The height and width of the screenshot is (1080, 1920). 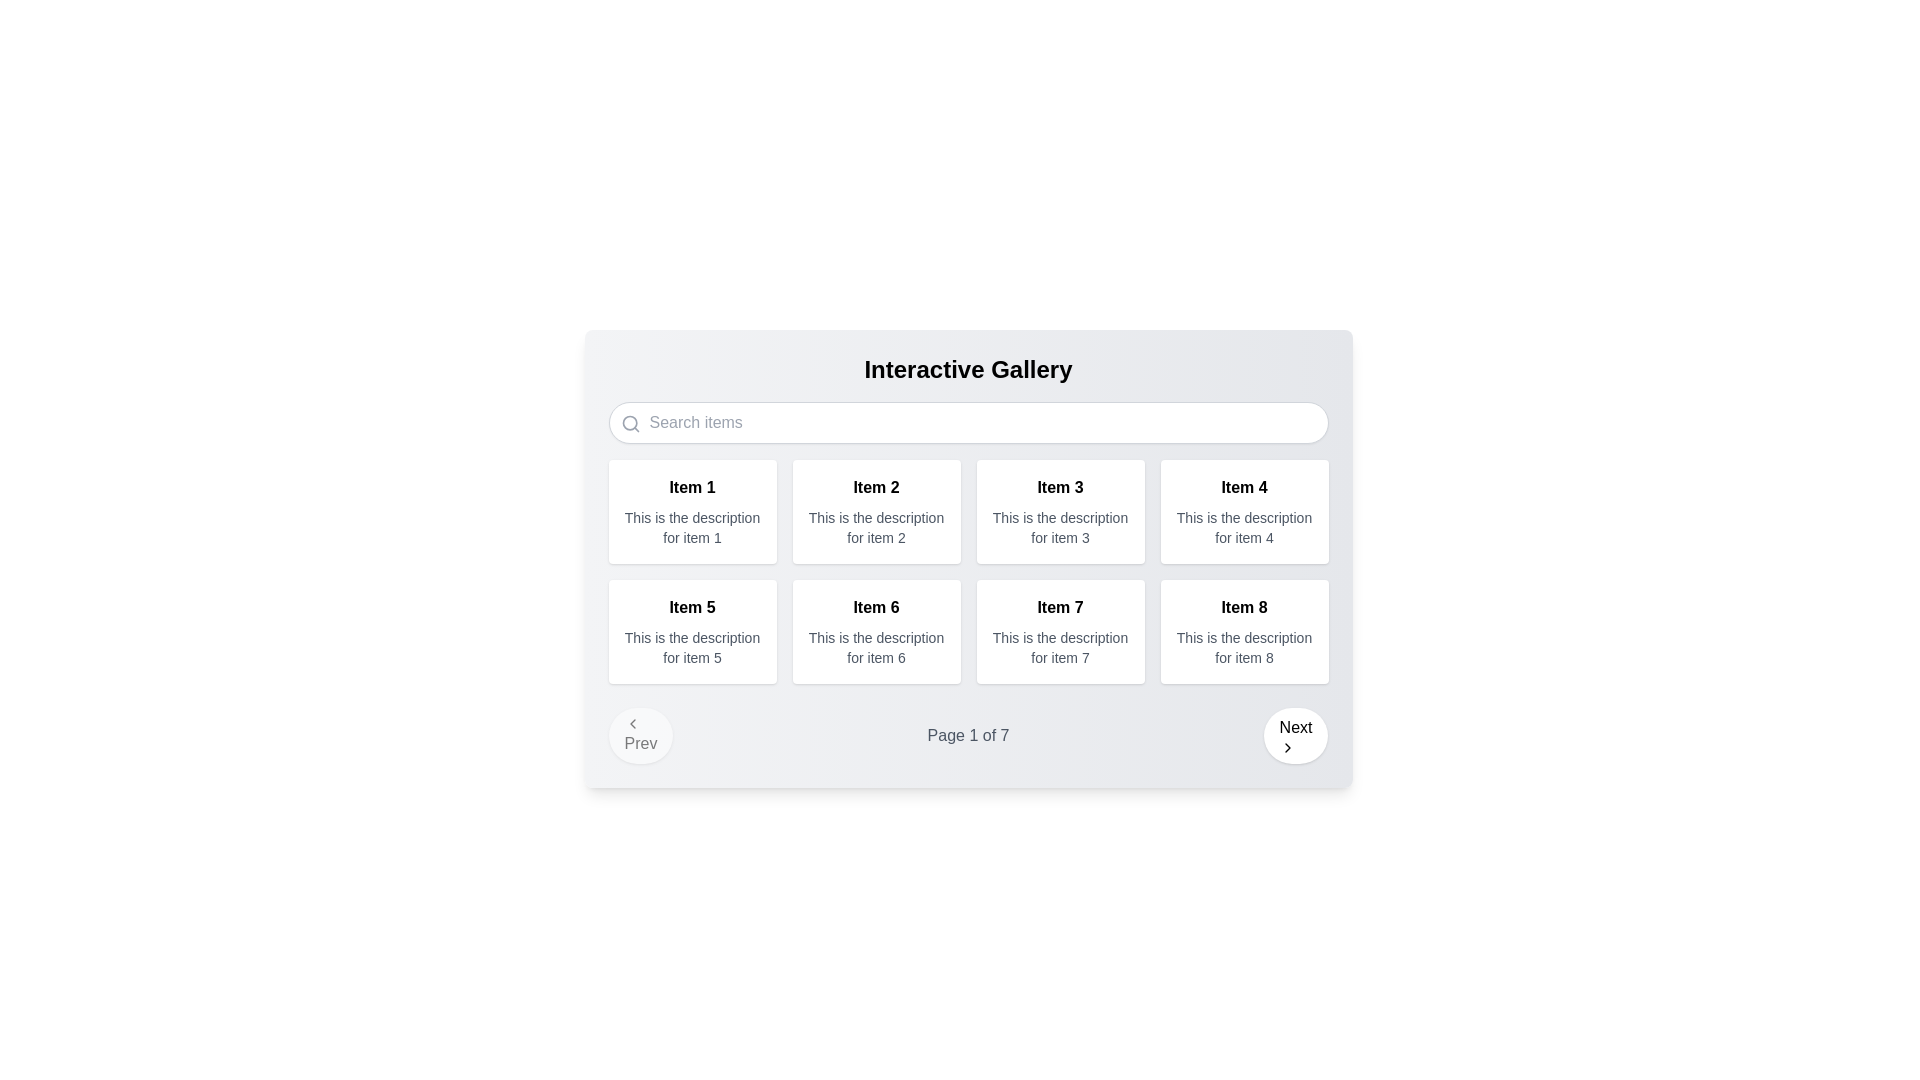 I want to click on the text block that displays the description 'This is the description for item 6', located beneath the title 'Item 6' in the card layout, so click(x=876, y=648).